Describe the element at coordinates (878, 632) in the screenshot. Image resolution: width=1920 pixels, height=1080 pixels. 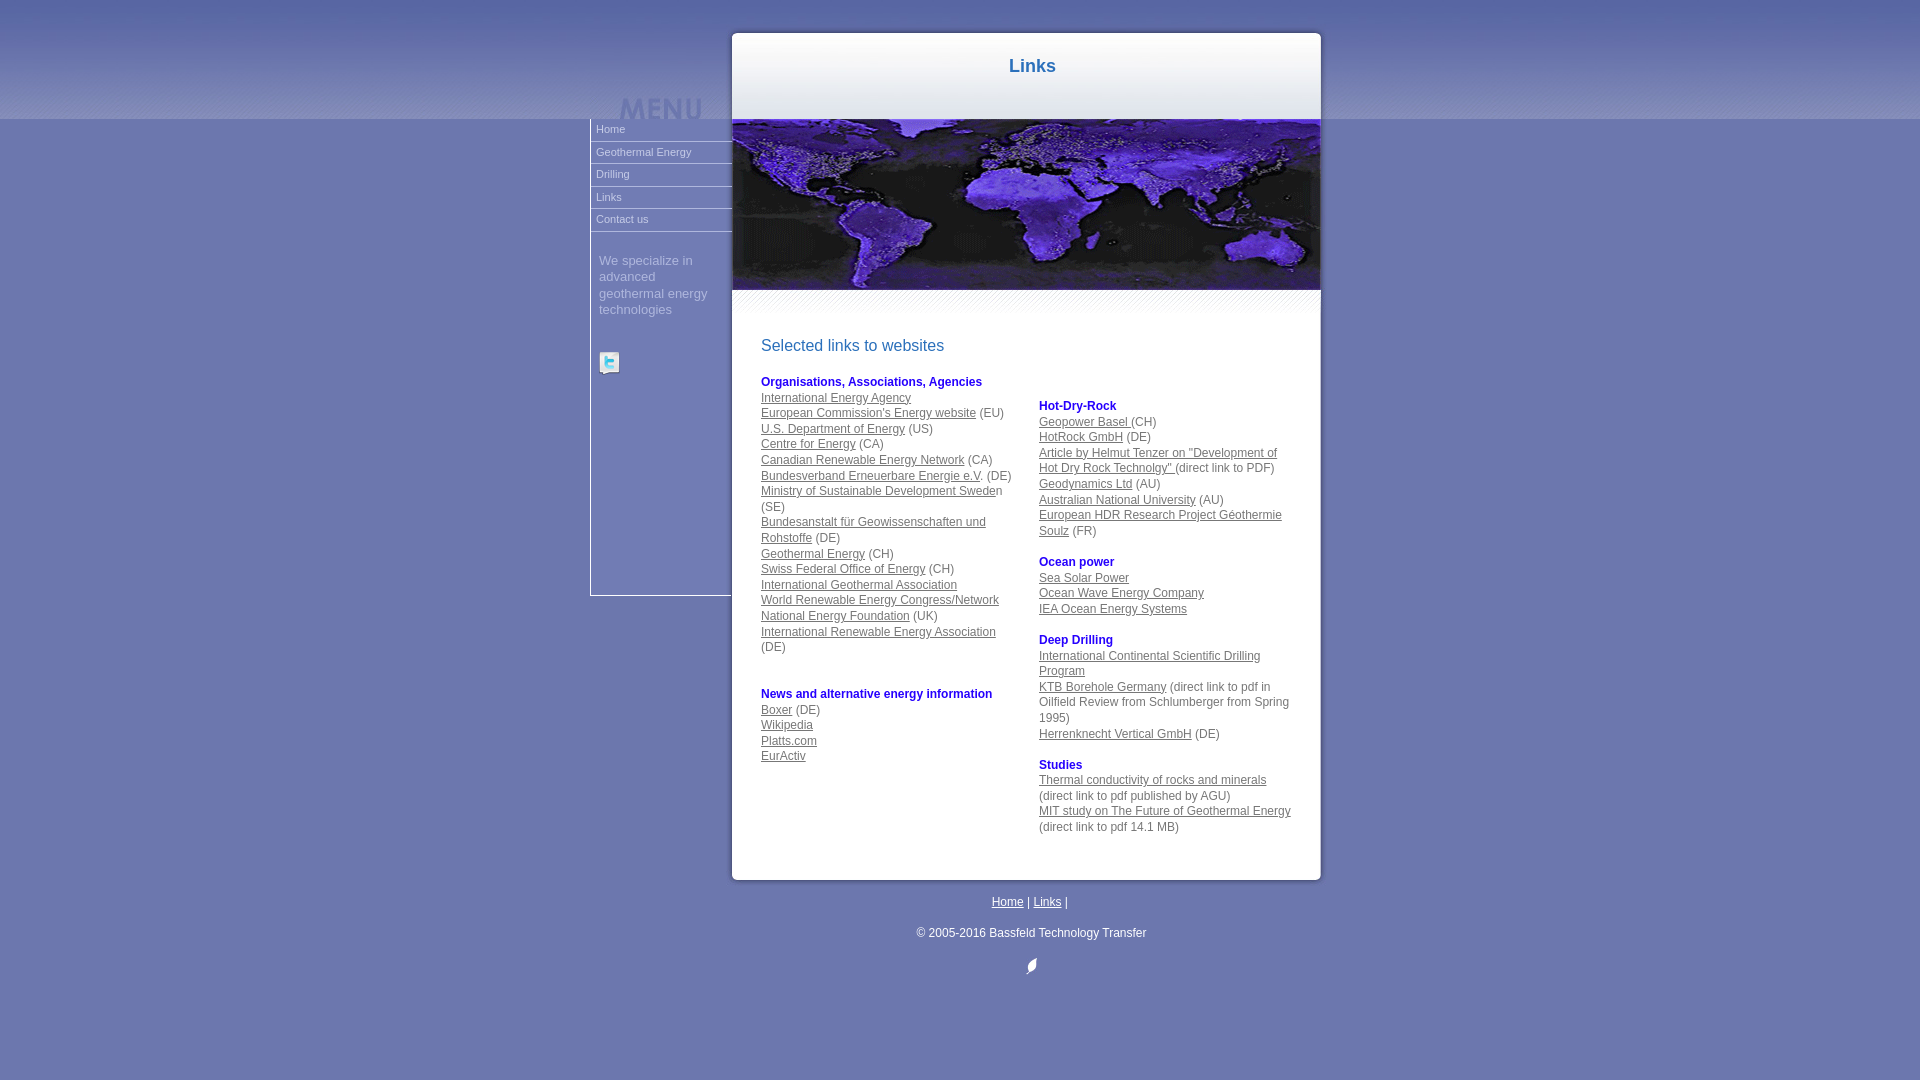
I see `'International Renewable Energy Association'` at that location.